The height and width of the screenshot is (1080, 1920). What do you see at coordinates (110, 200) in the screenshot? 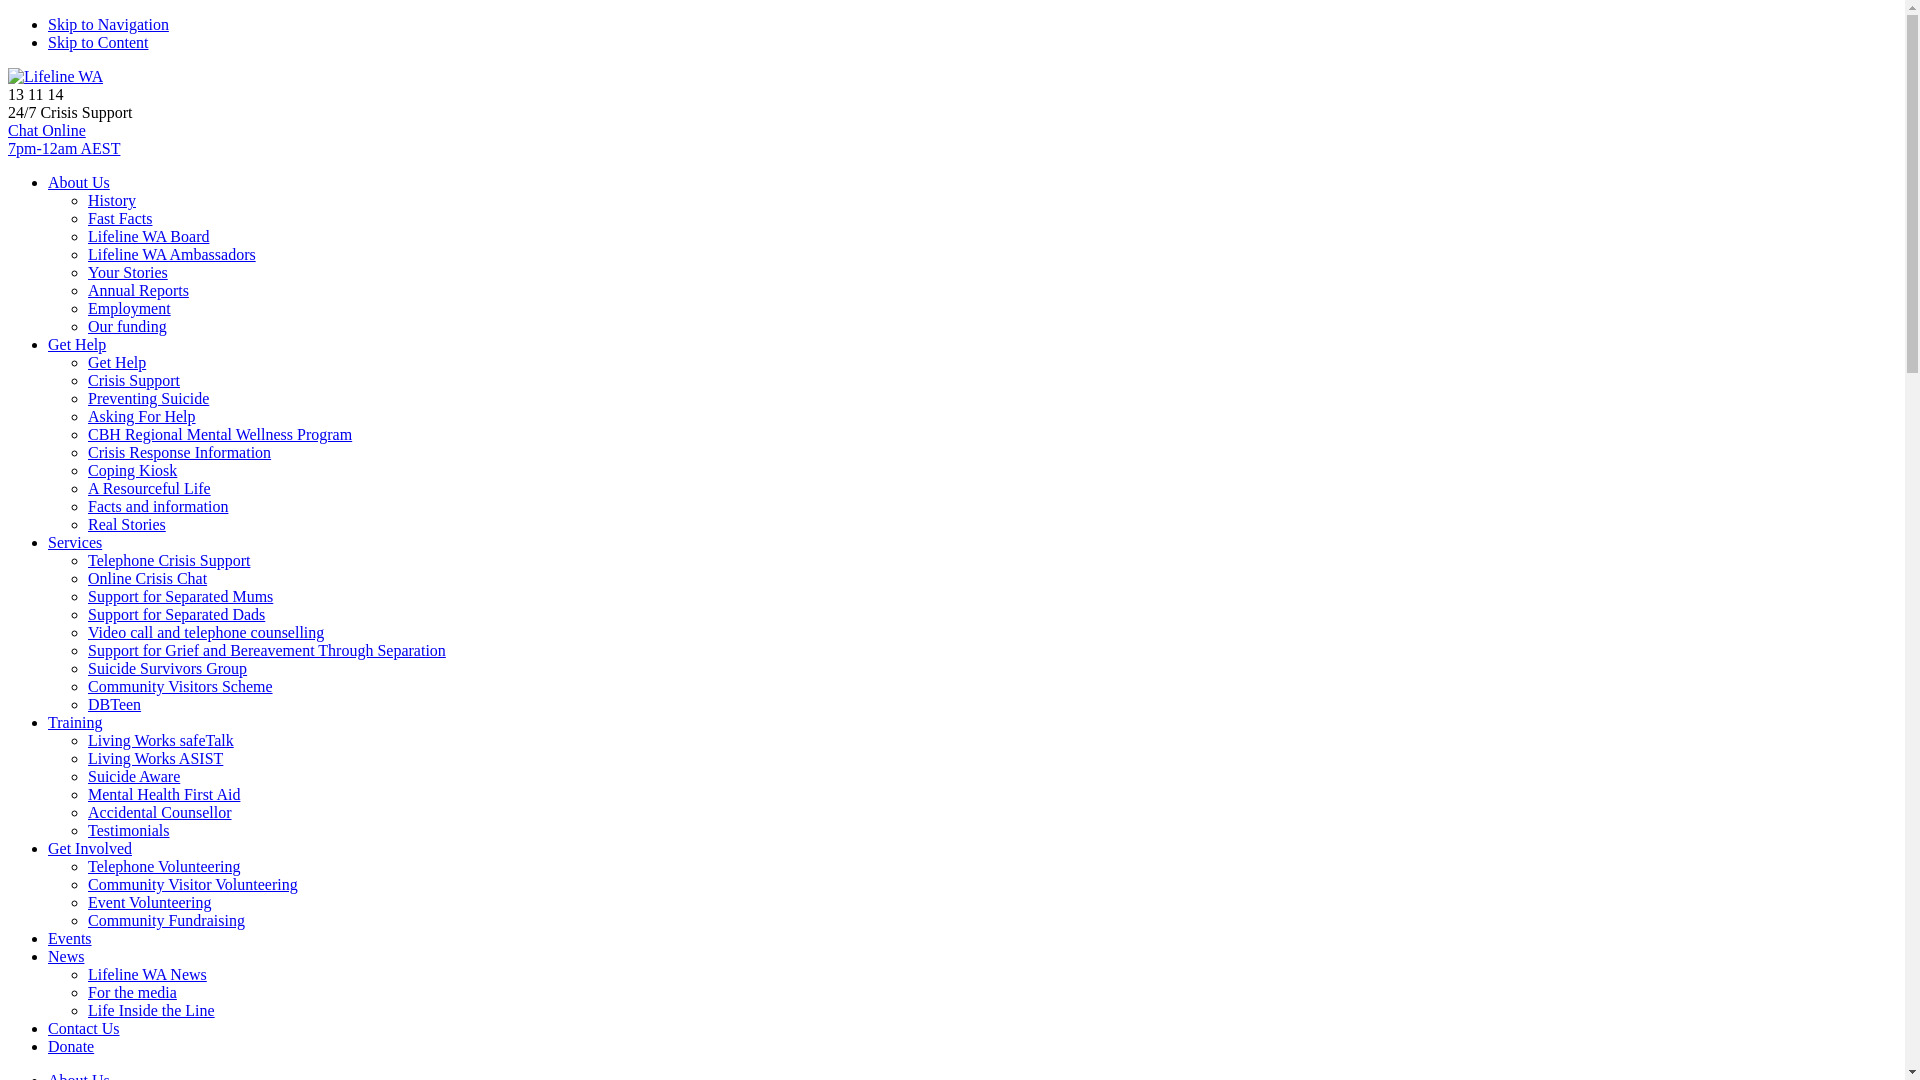
I see `'History'` at bounding box center [110, 200].